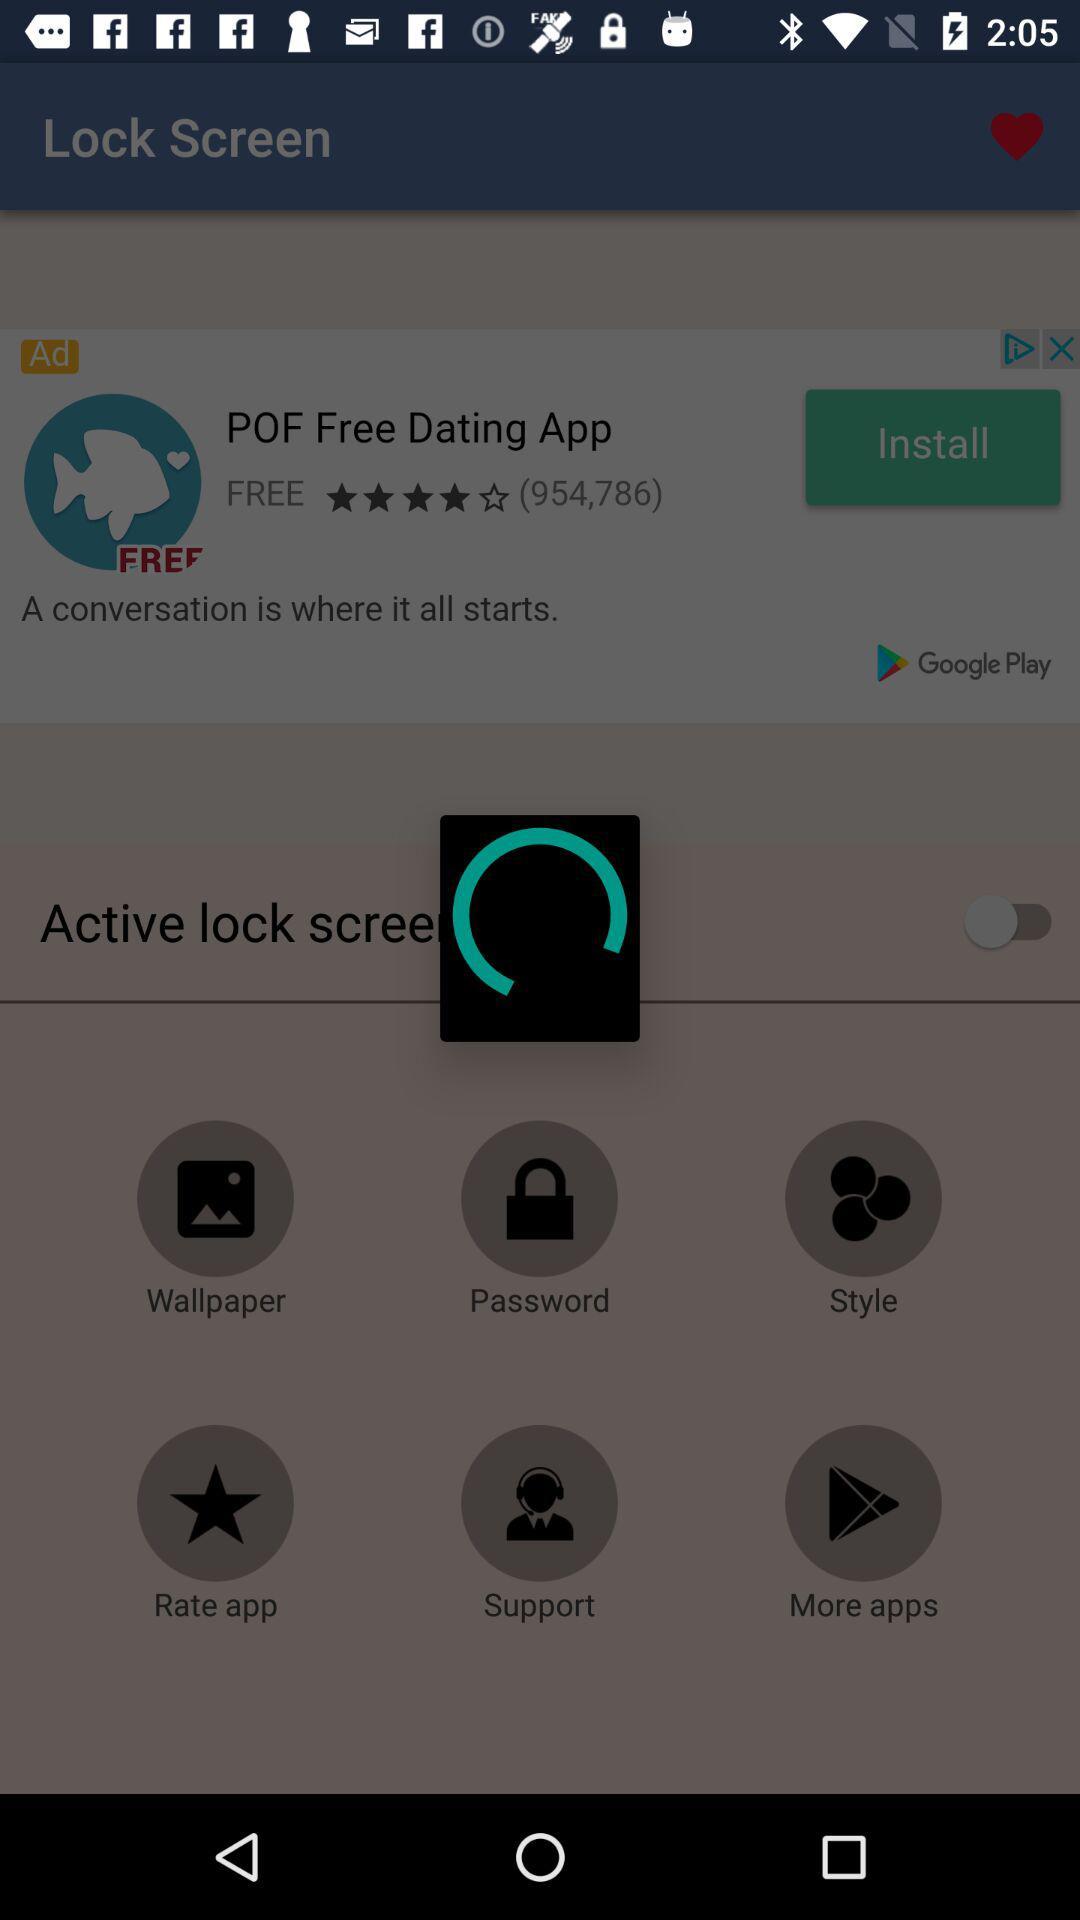 This screenshot has height=1920, width=1080. I want to click on on-off, so click(1017, 920).